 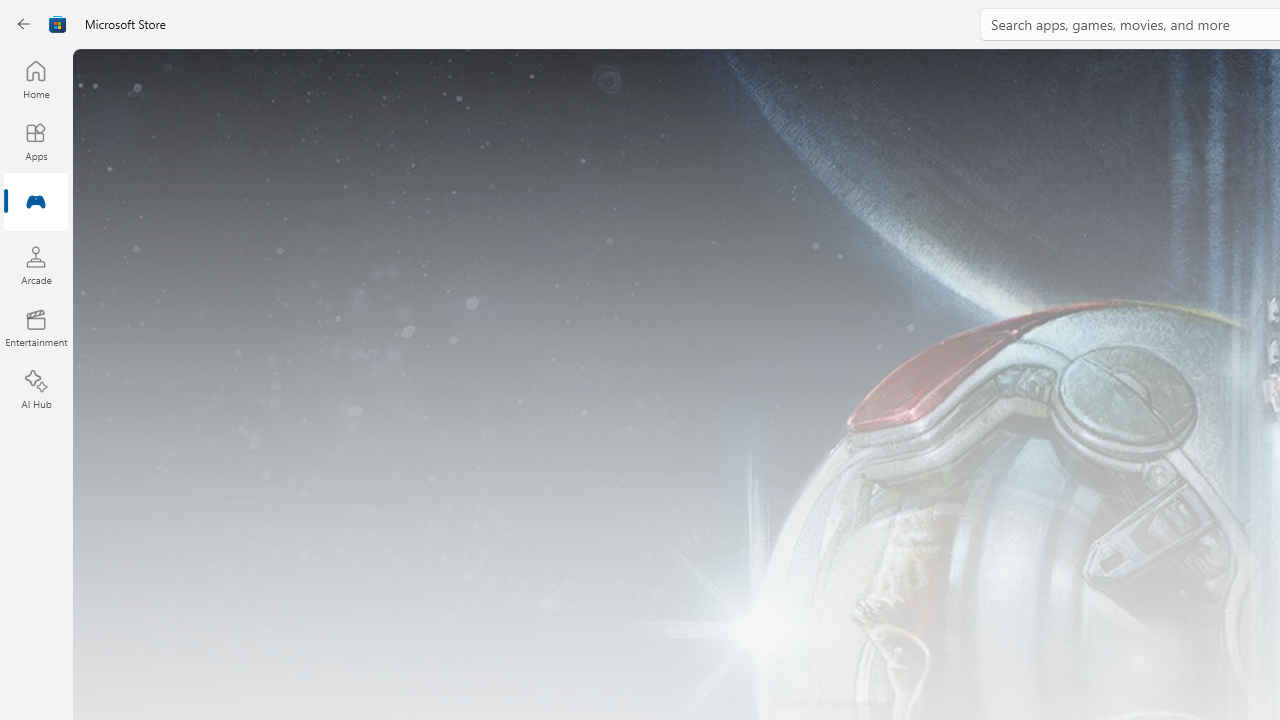 What do you see at coordinates (35, 203) in the screenshot?
I see `'Gaming'` at bounding box center [35, 203].